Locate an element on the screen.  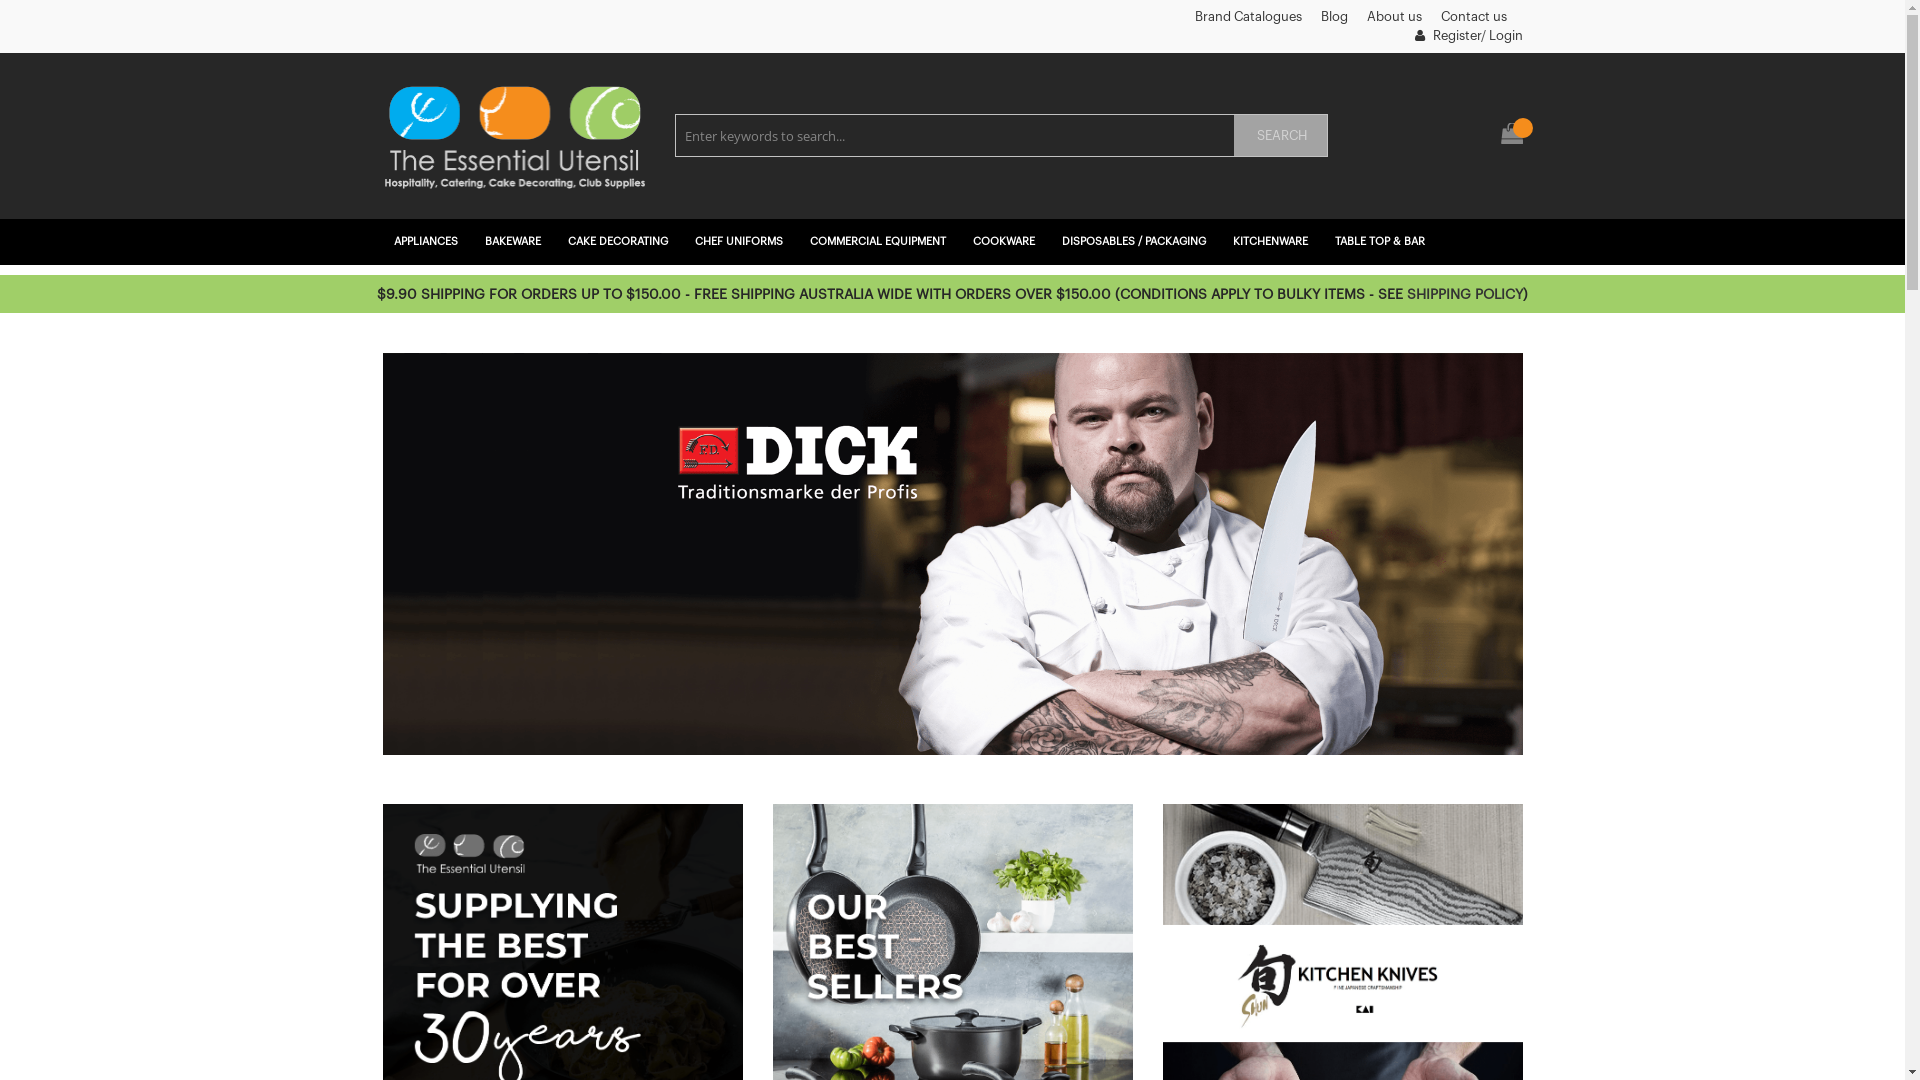
'Register' is located at coordinates (1446, 35).